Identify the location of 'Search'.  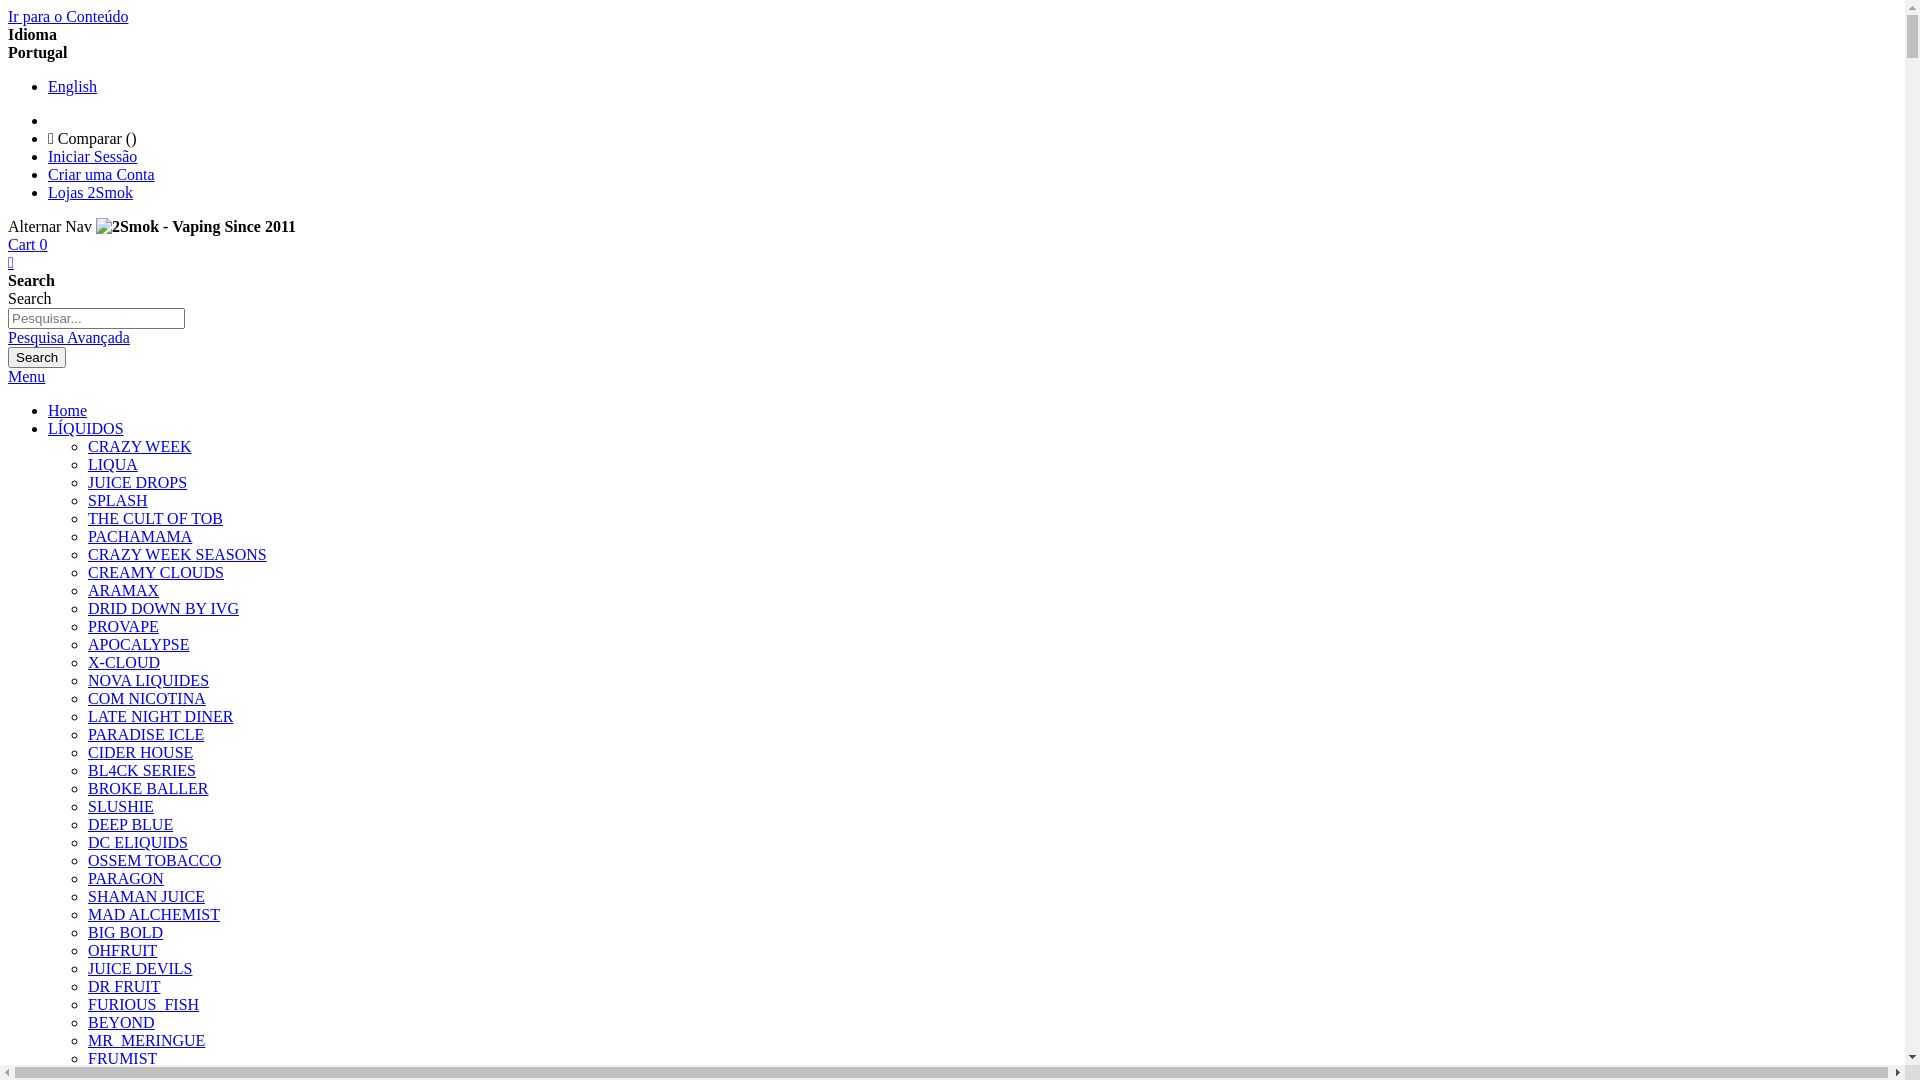
(37, 356).